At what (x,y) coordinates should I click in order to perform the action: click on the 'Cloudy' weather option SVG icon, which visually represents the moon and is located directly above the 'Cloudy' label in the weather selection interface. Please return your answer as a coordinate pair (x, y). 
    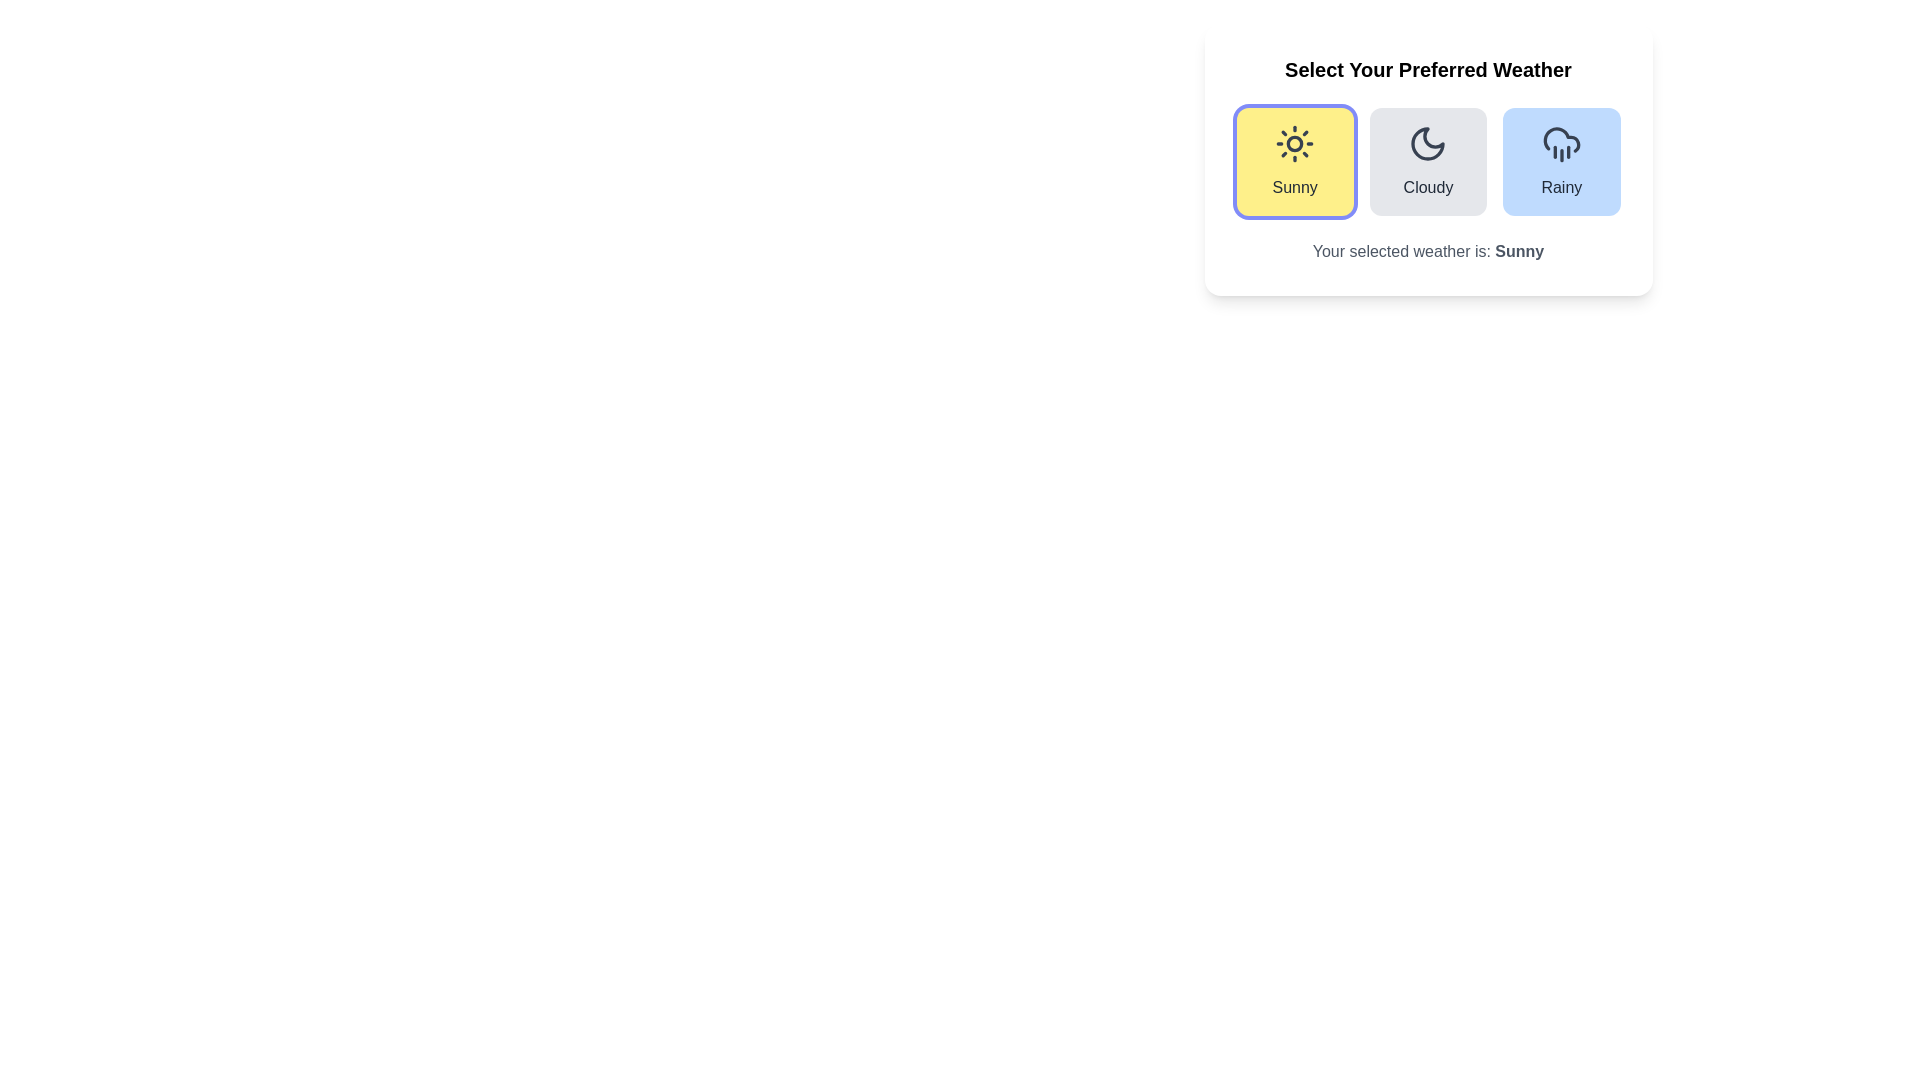
    Looking at the image, I should click on (1427, 142).